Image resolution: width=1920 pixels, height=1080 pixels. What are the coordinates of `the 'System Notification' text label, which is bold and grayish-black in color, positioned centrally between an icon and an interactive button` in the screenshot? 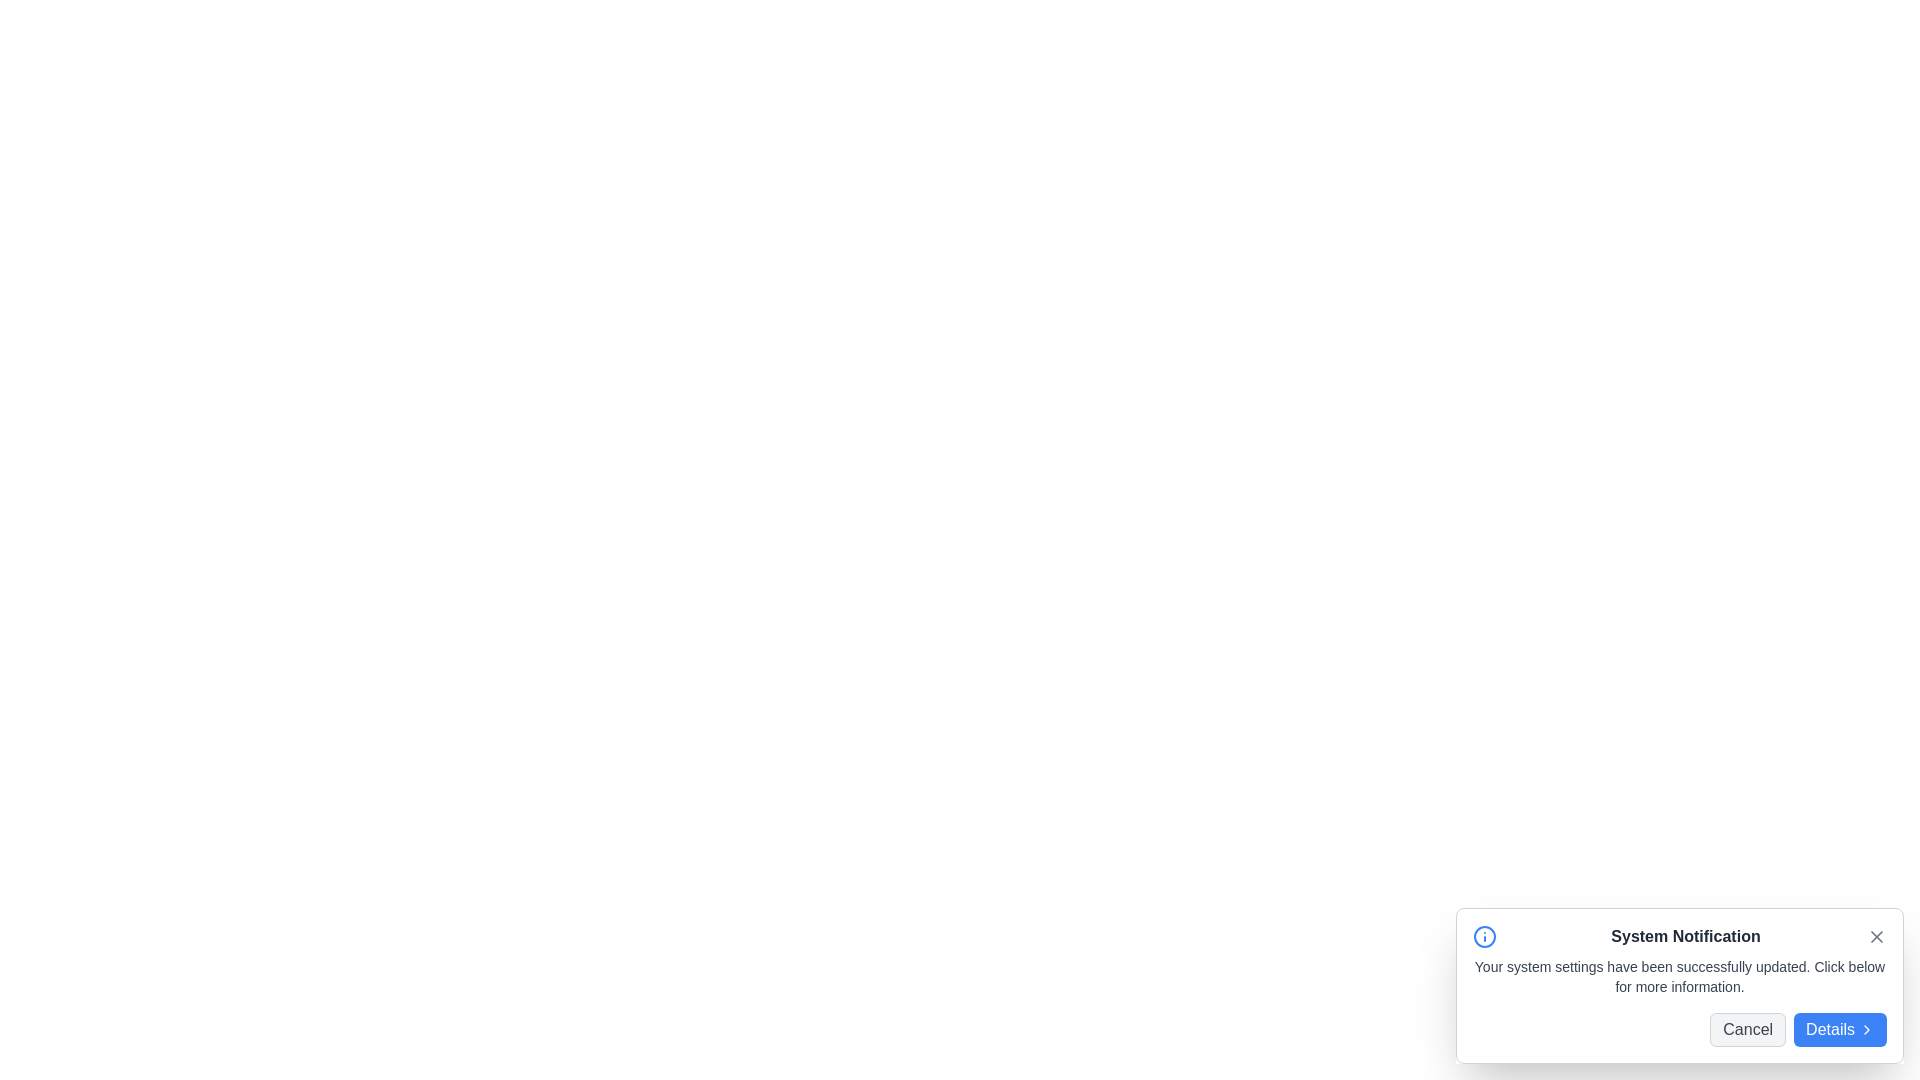 It's located at (1684, 937).